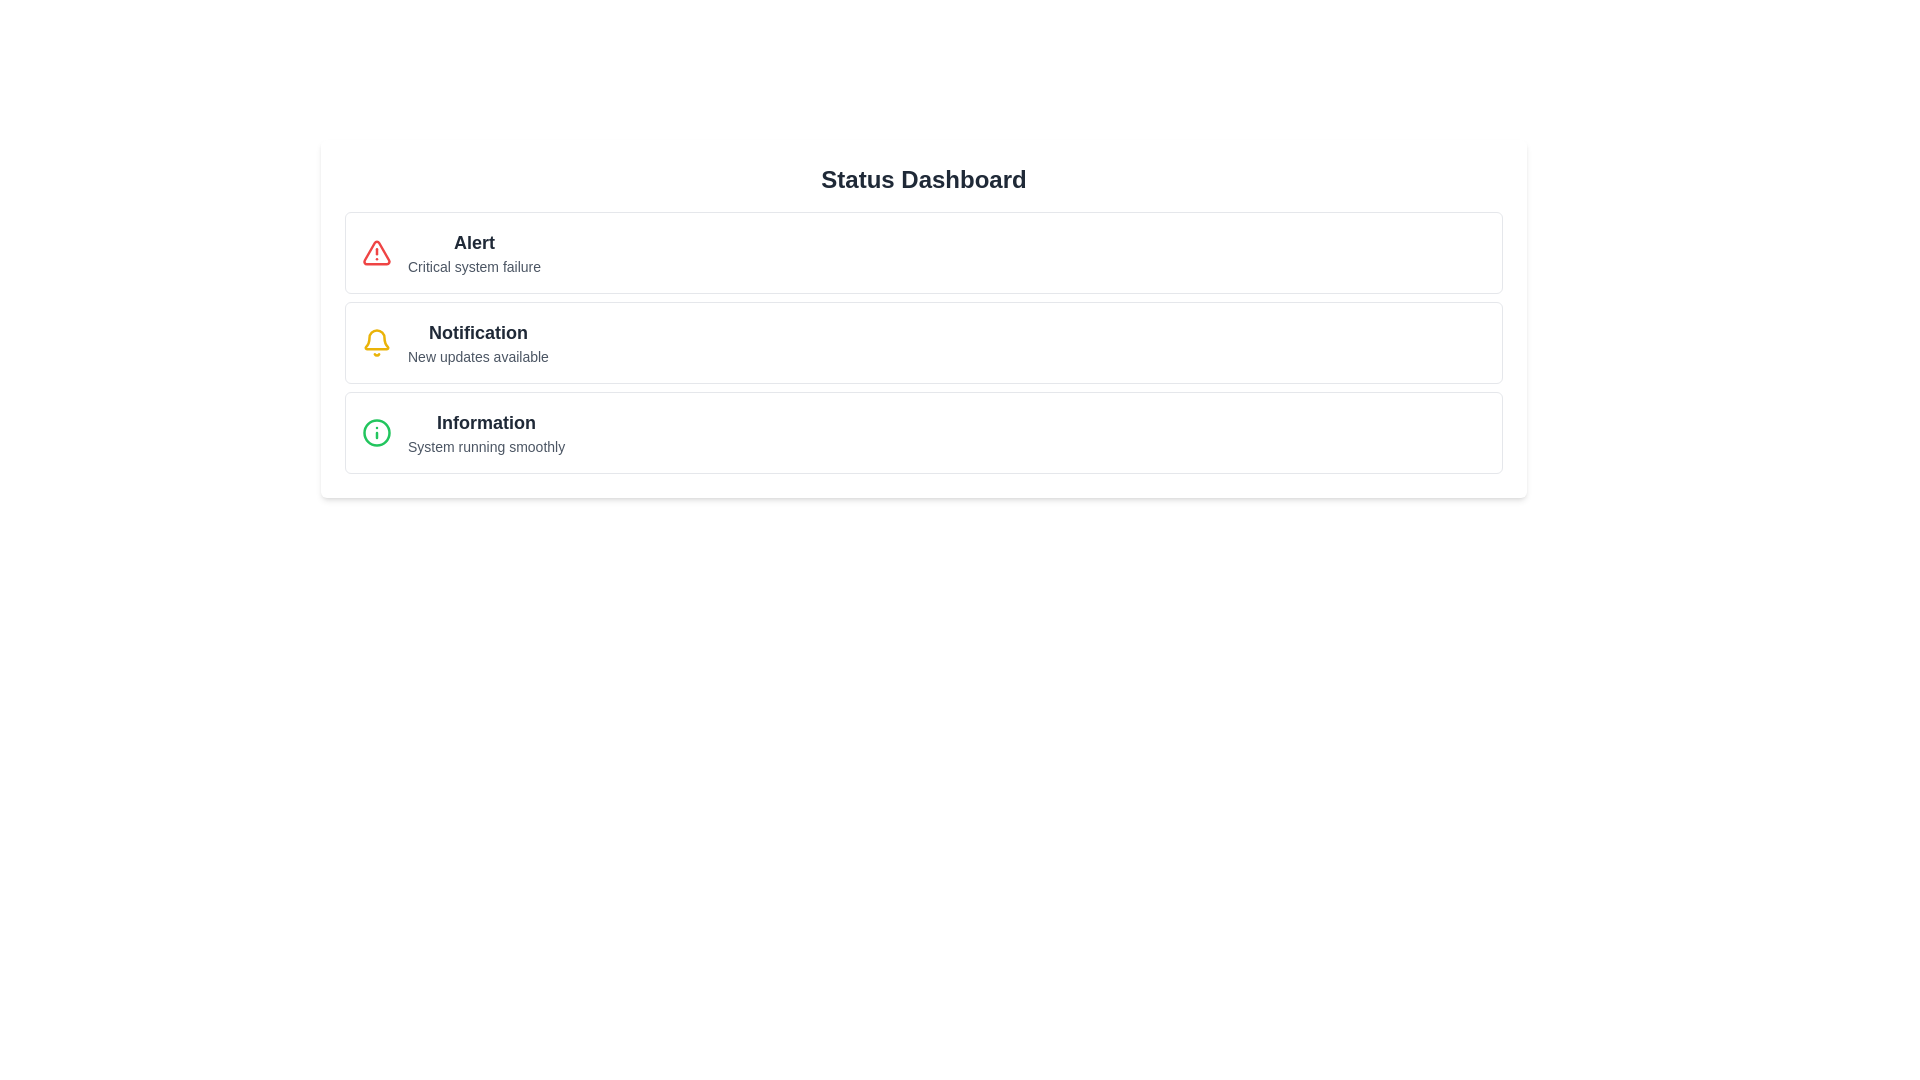  Describe the element at coordinates (377, 338) in the screenshot. I see `the yellow bell icon in the notification section, which is located to the left of the 'Notification' text` at that location.